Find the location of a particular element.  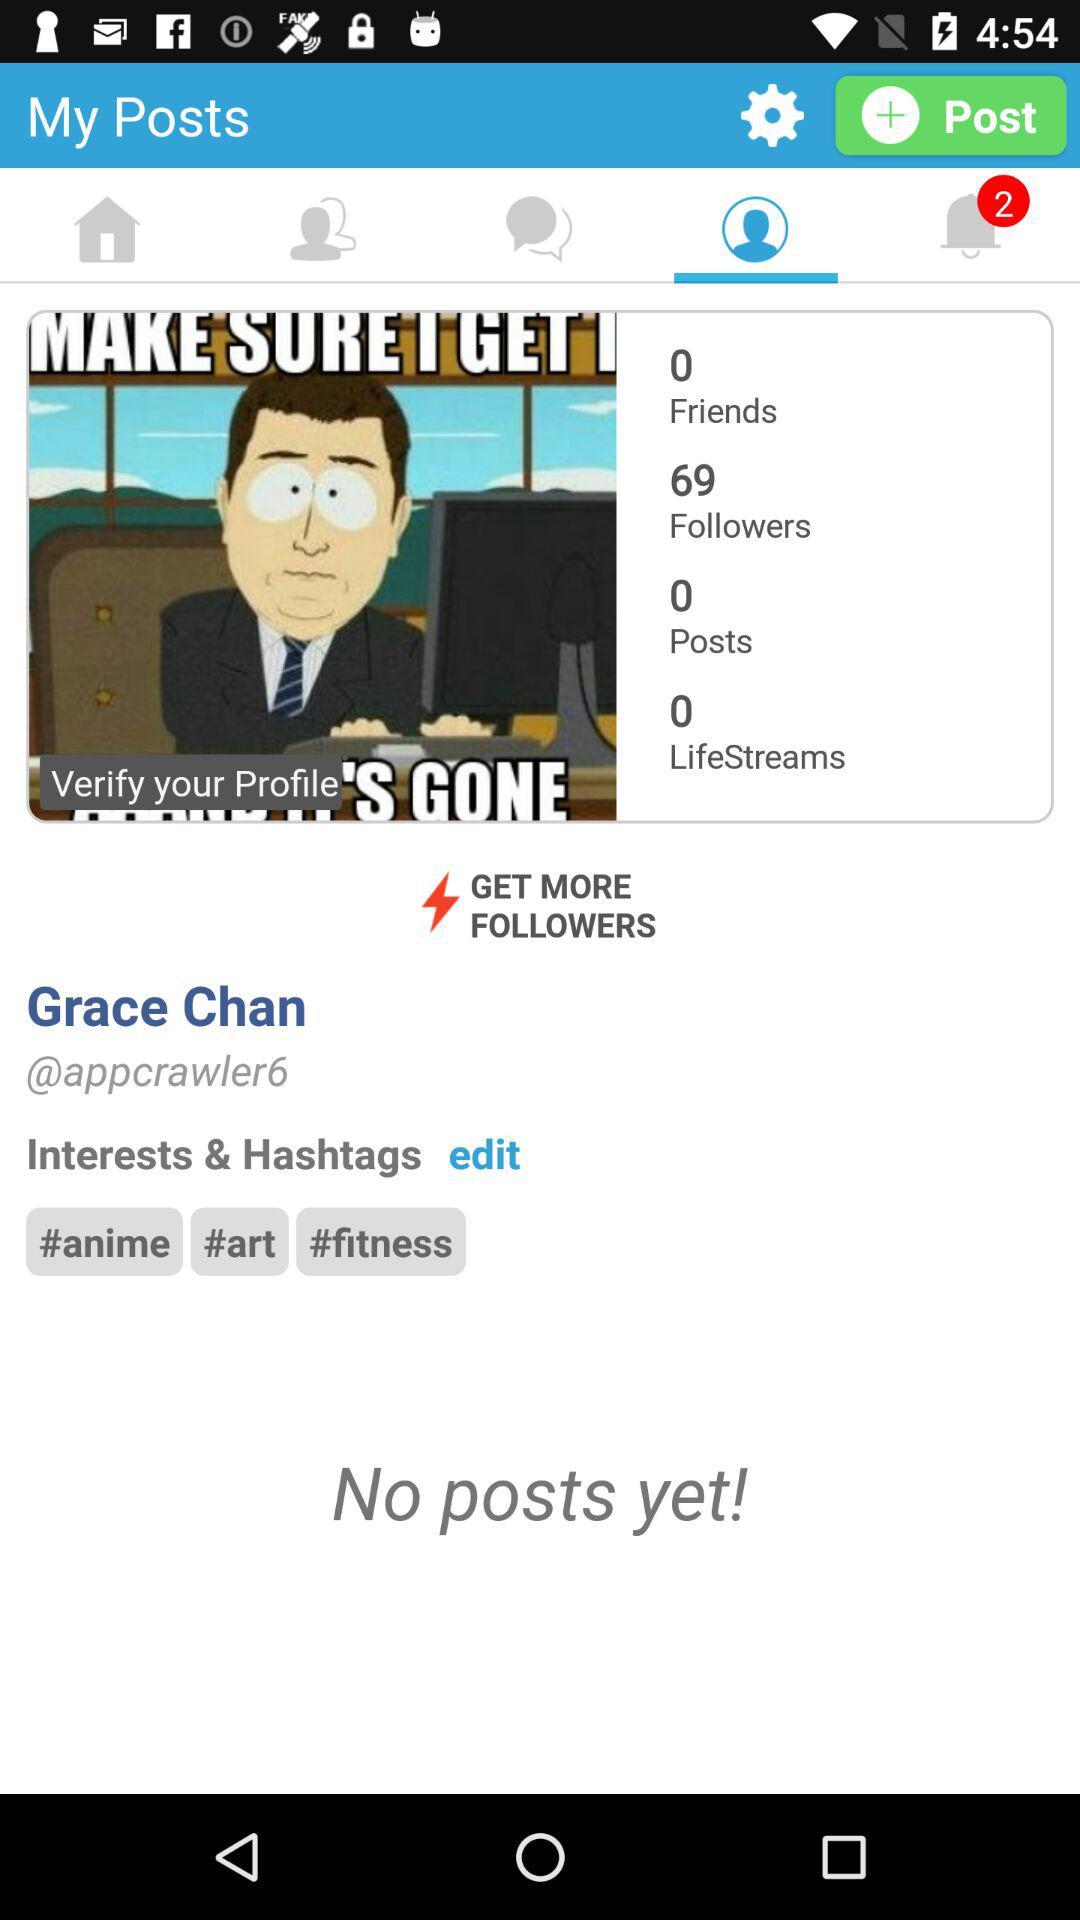

open settings is located at coordinates (771, 114).